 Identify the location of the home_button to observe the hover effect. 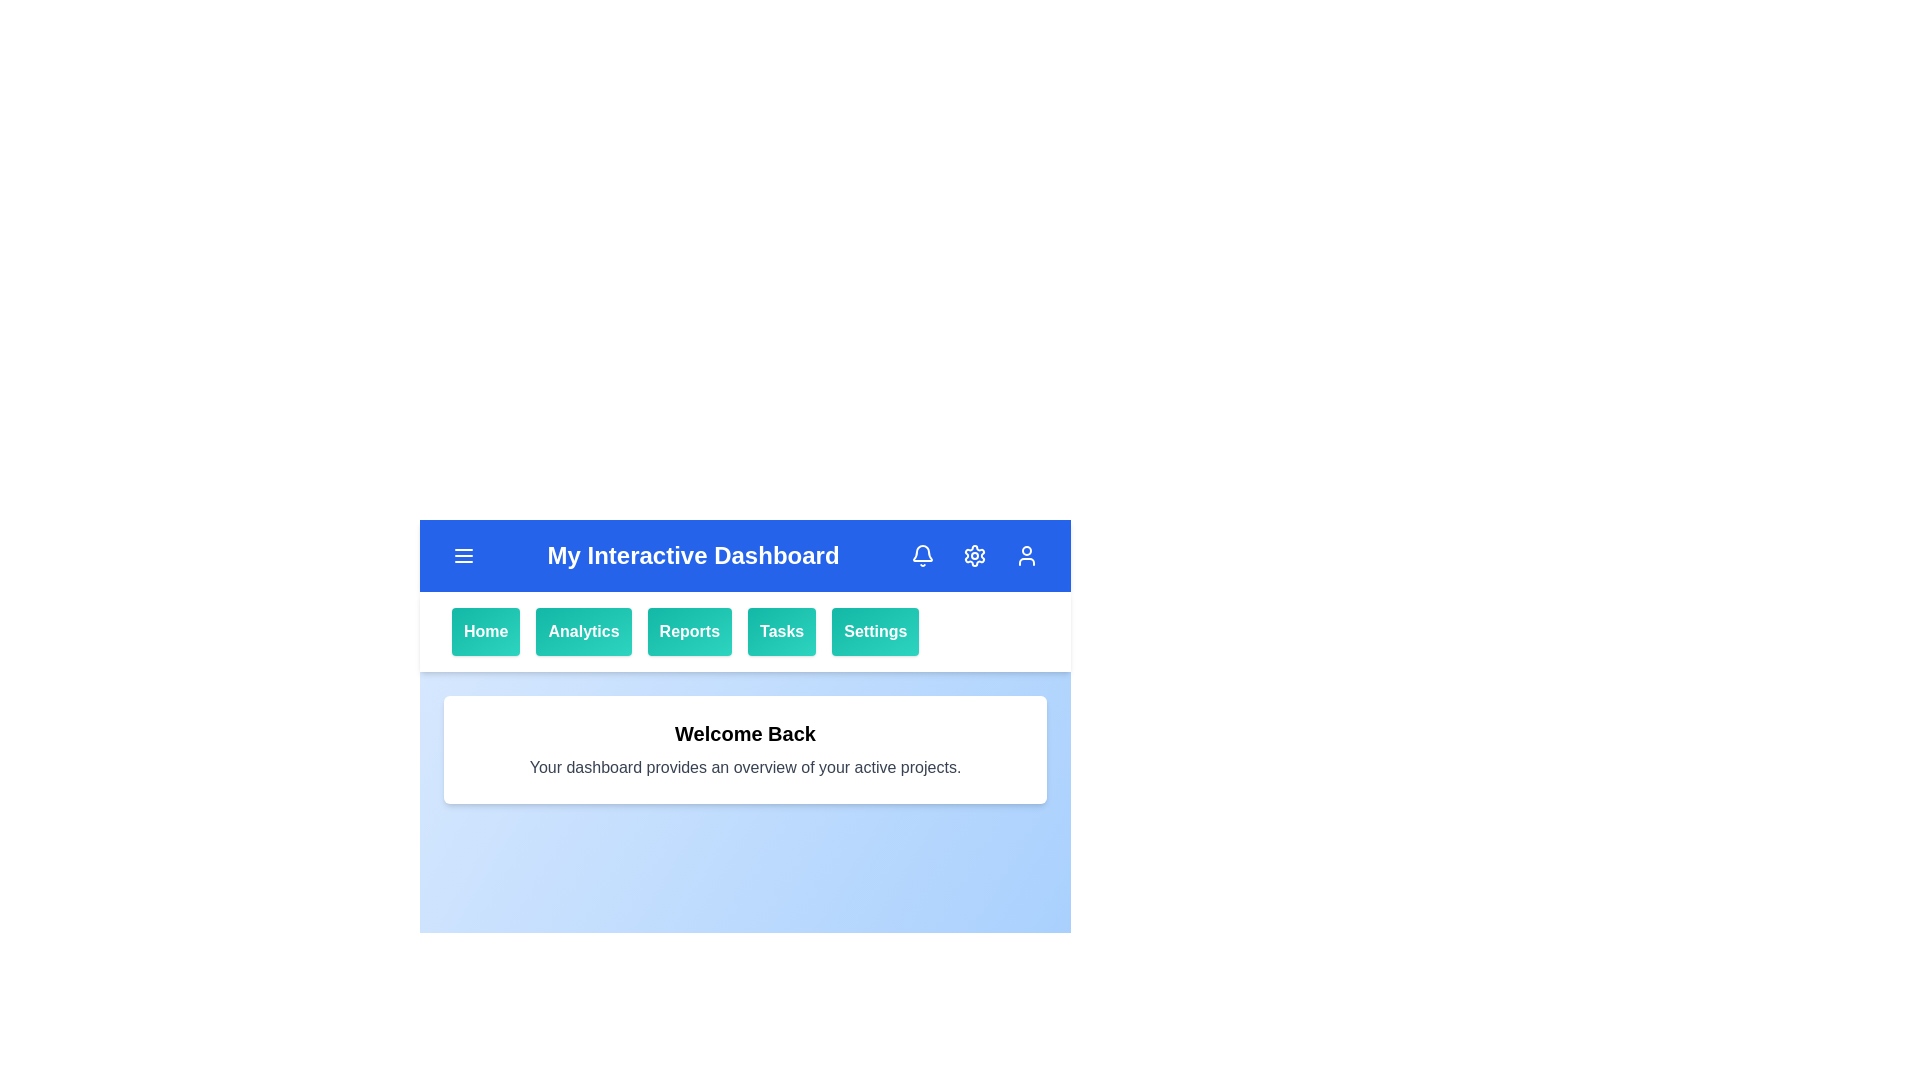
(485, 632).